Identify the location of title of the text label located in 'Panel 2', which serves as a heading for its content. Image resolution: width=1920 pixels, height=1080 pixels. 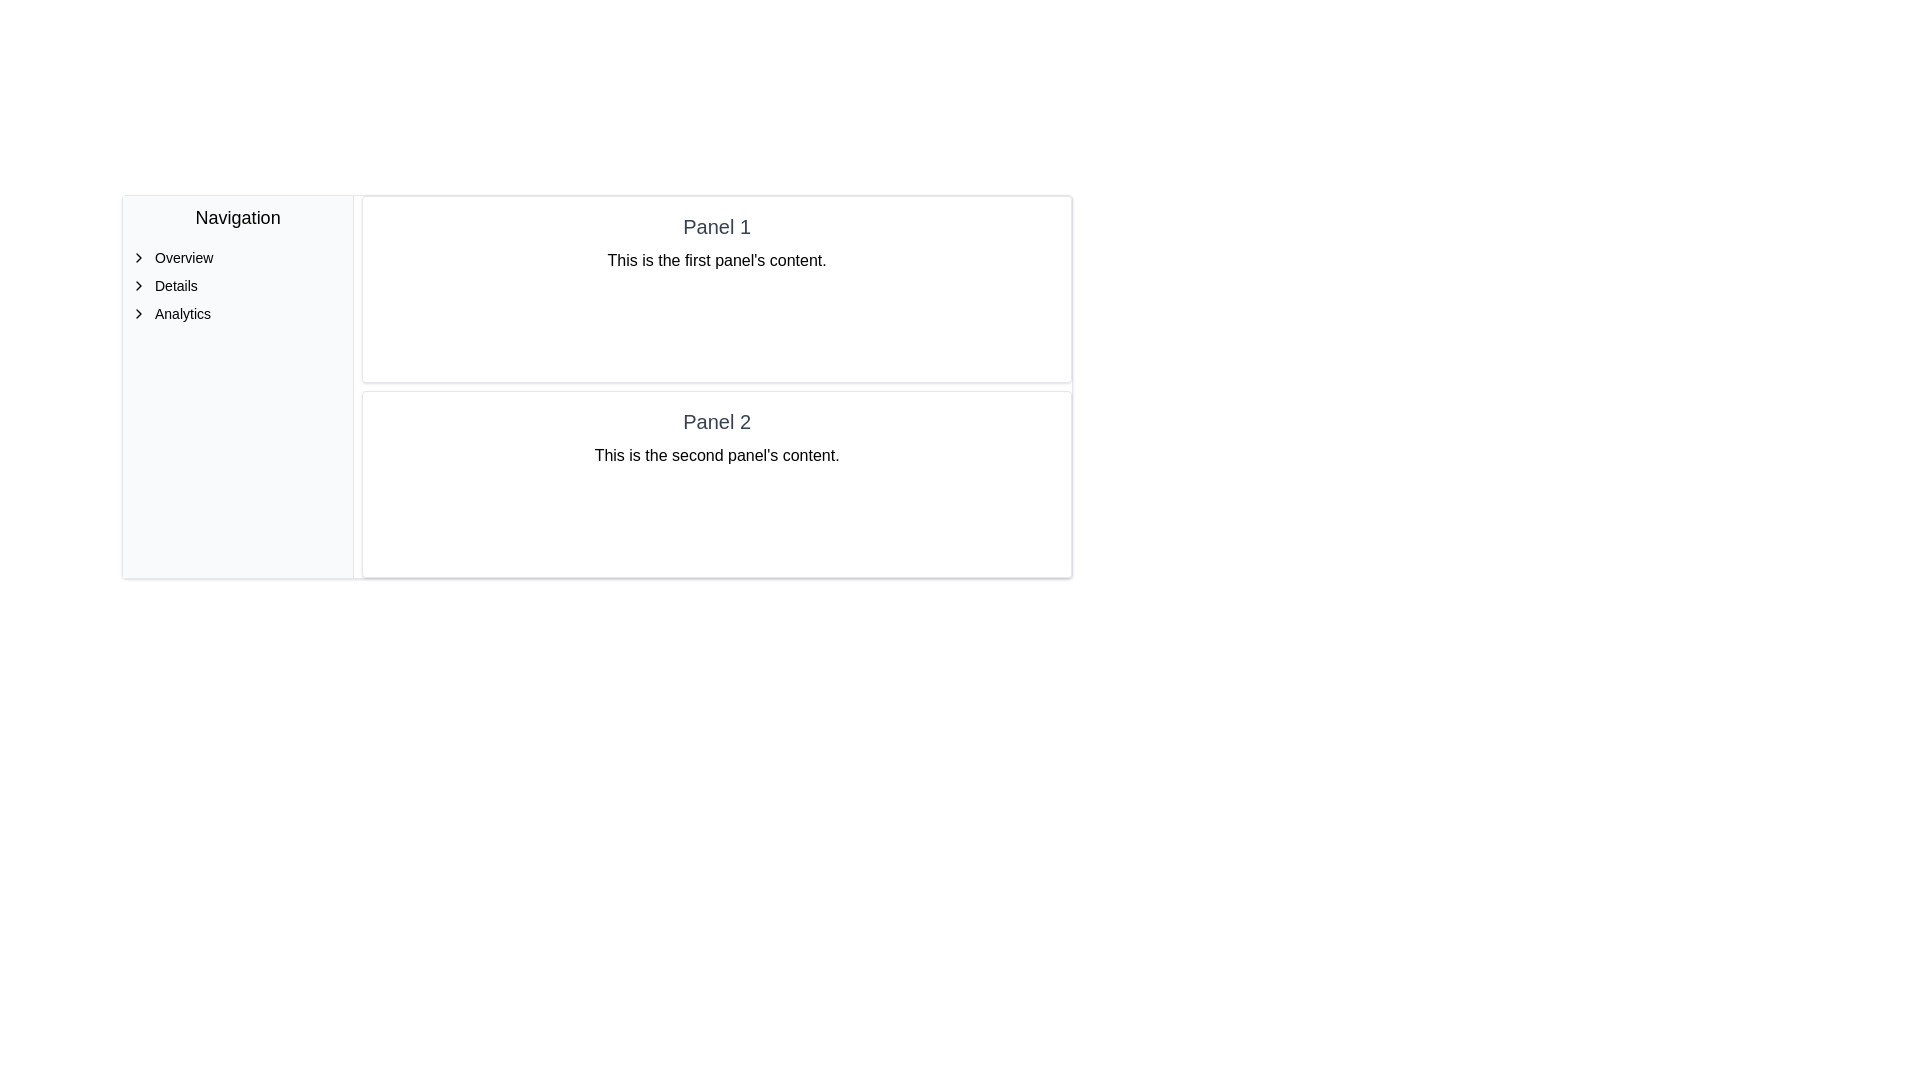
(717, 420).